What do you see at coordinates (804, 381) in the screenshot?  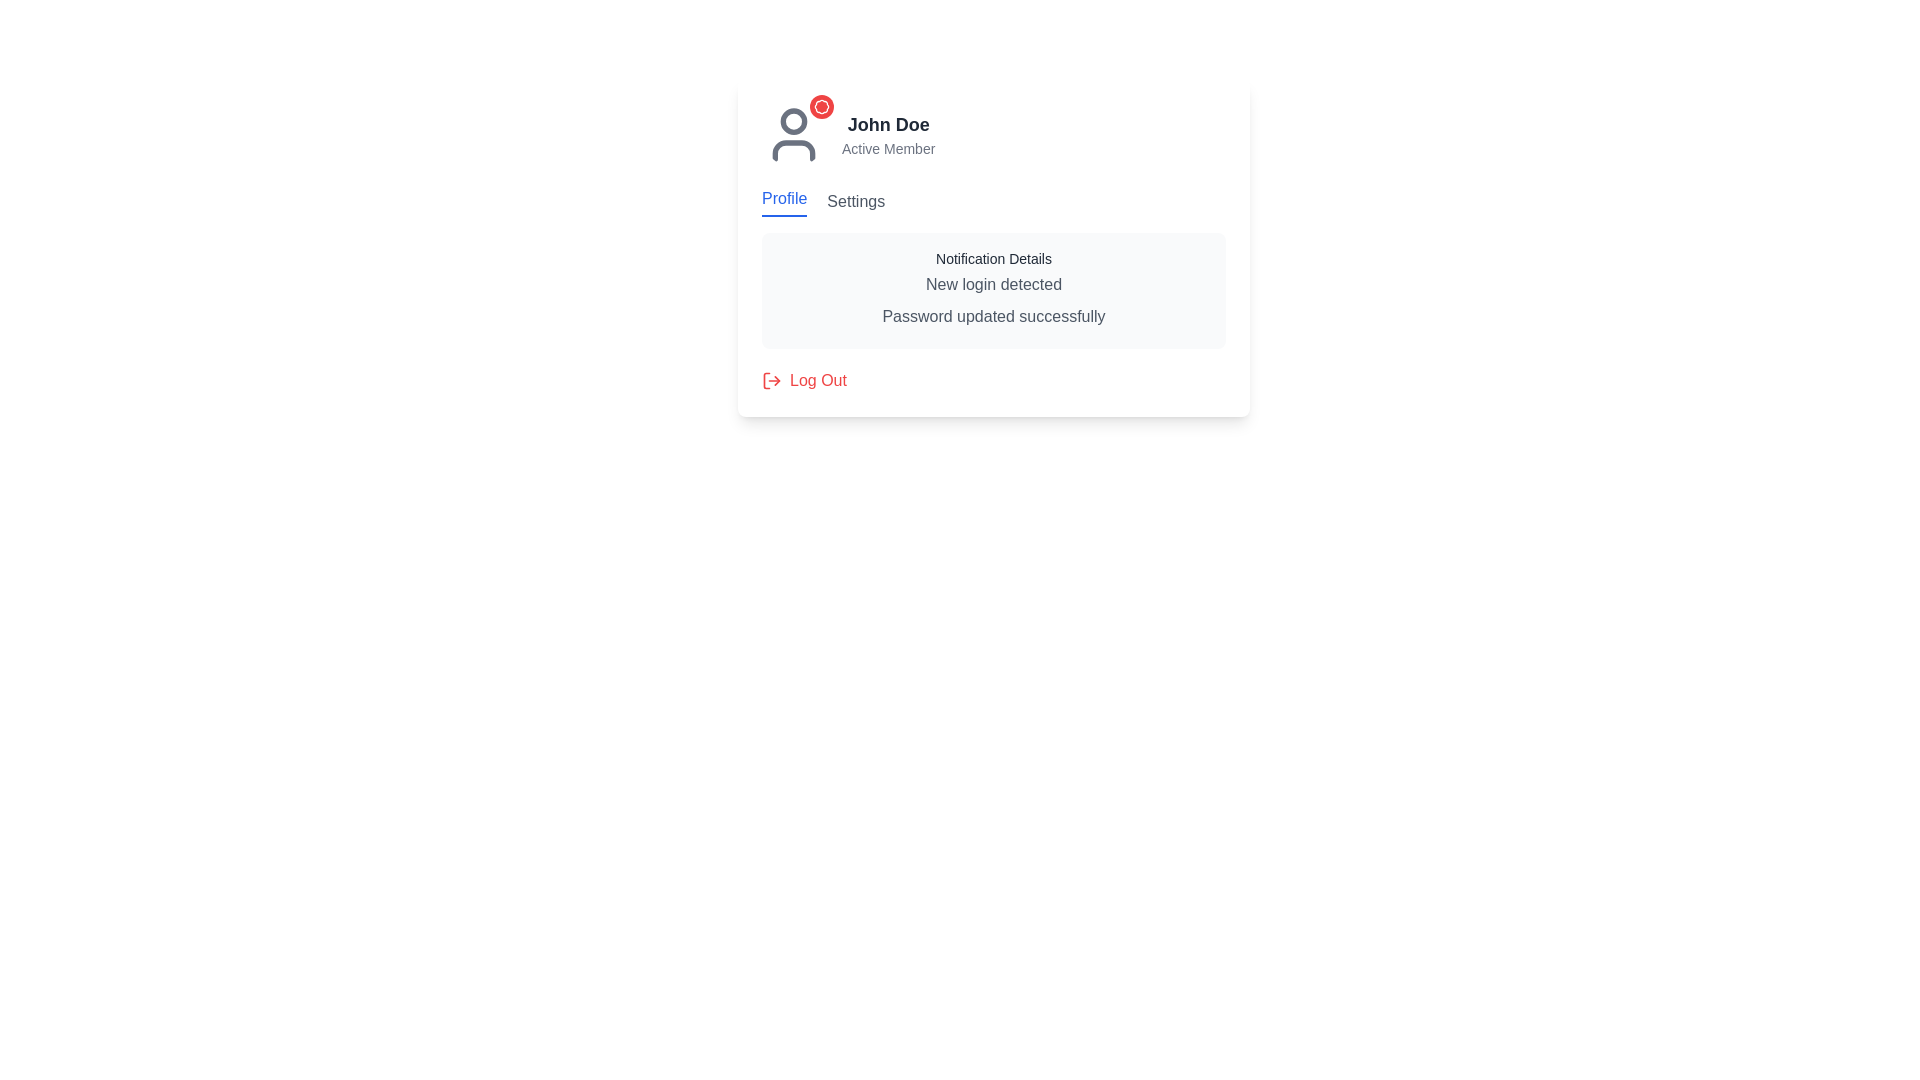 I see `the 'Log Out' button, which is styled in red with an icon of a right-pointing arrow, located near the bottom left of the user profile card` at bounding box center [804, 381].